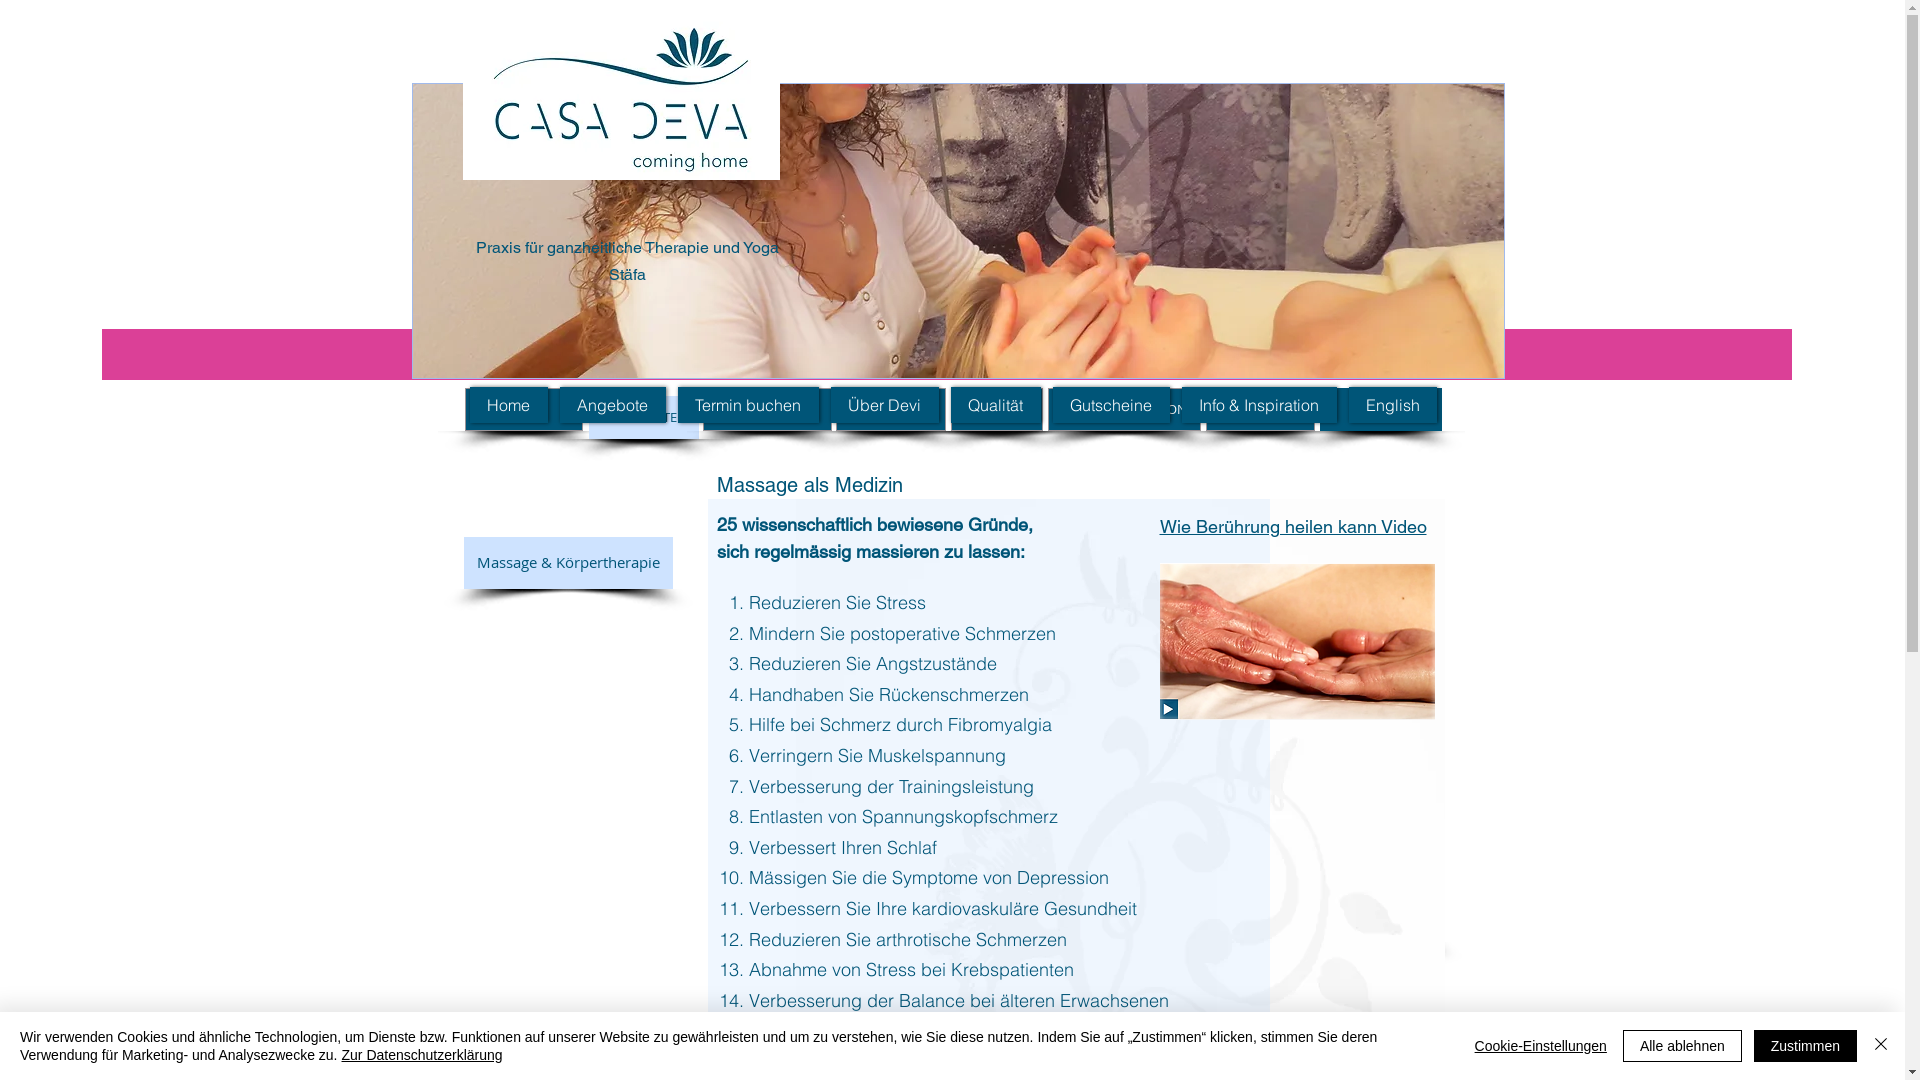 This screenshot has width=1920, height=1080. What do you see at coordinates (612, 405) in the screenshot?
I see `'Angebote'` at bounding box center [612, 405].